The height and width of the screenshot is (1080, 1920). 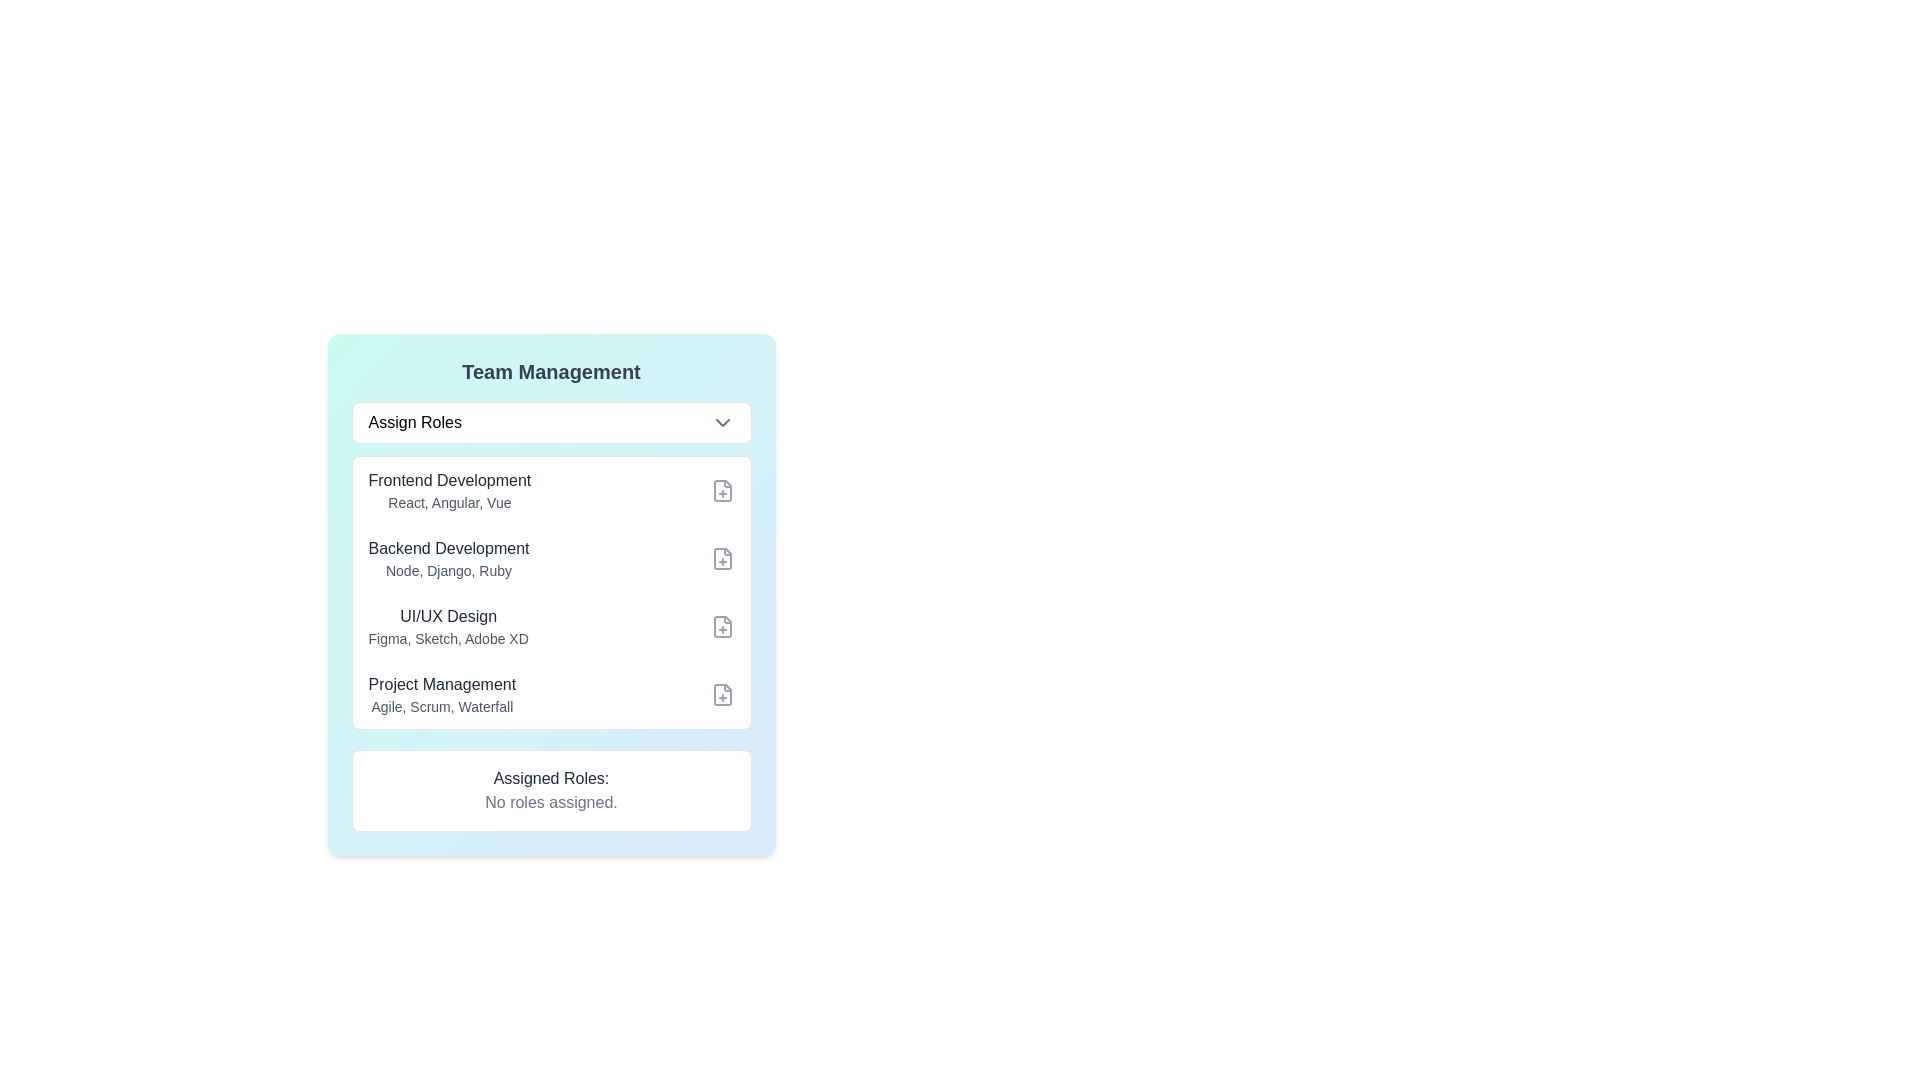 I want to click on the static text display that shows 'No roles assigned.' which is located under the 'Assigned Roles:' label in the panel, so click(x=551, y=801).